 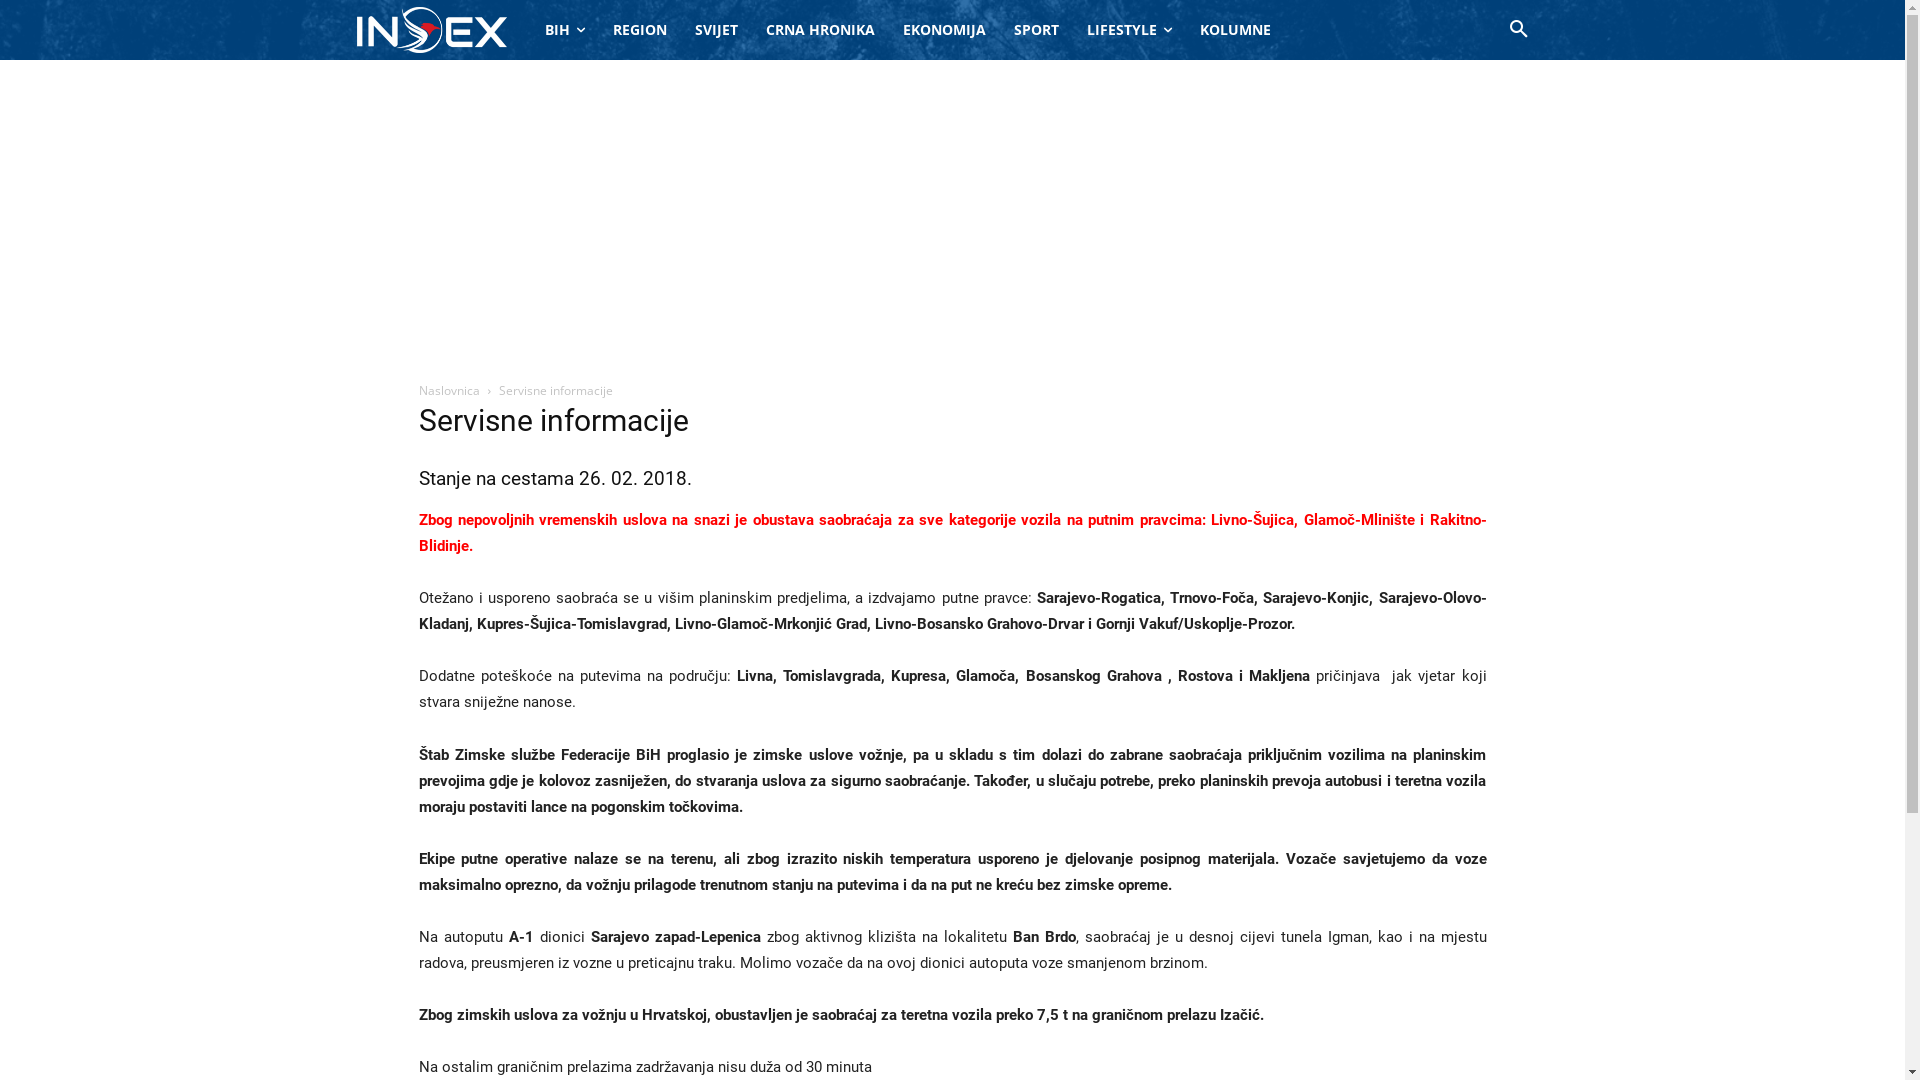 What do you see at coordinates (430, 29) in the screenshot?
I see `'Index news portal'` at bounding box center [430, 29].